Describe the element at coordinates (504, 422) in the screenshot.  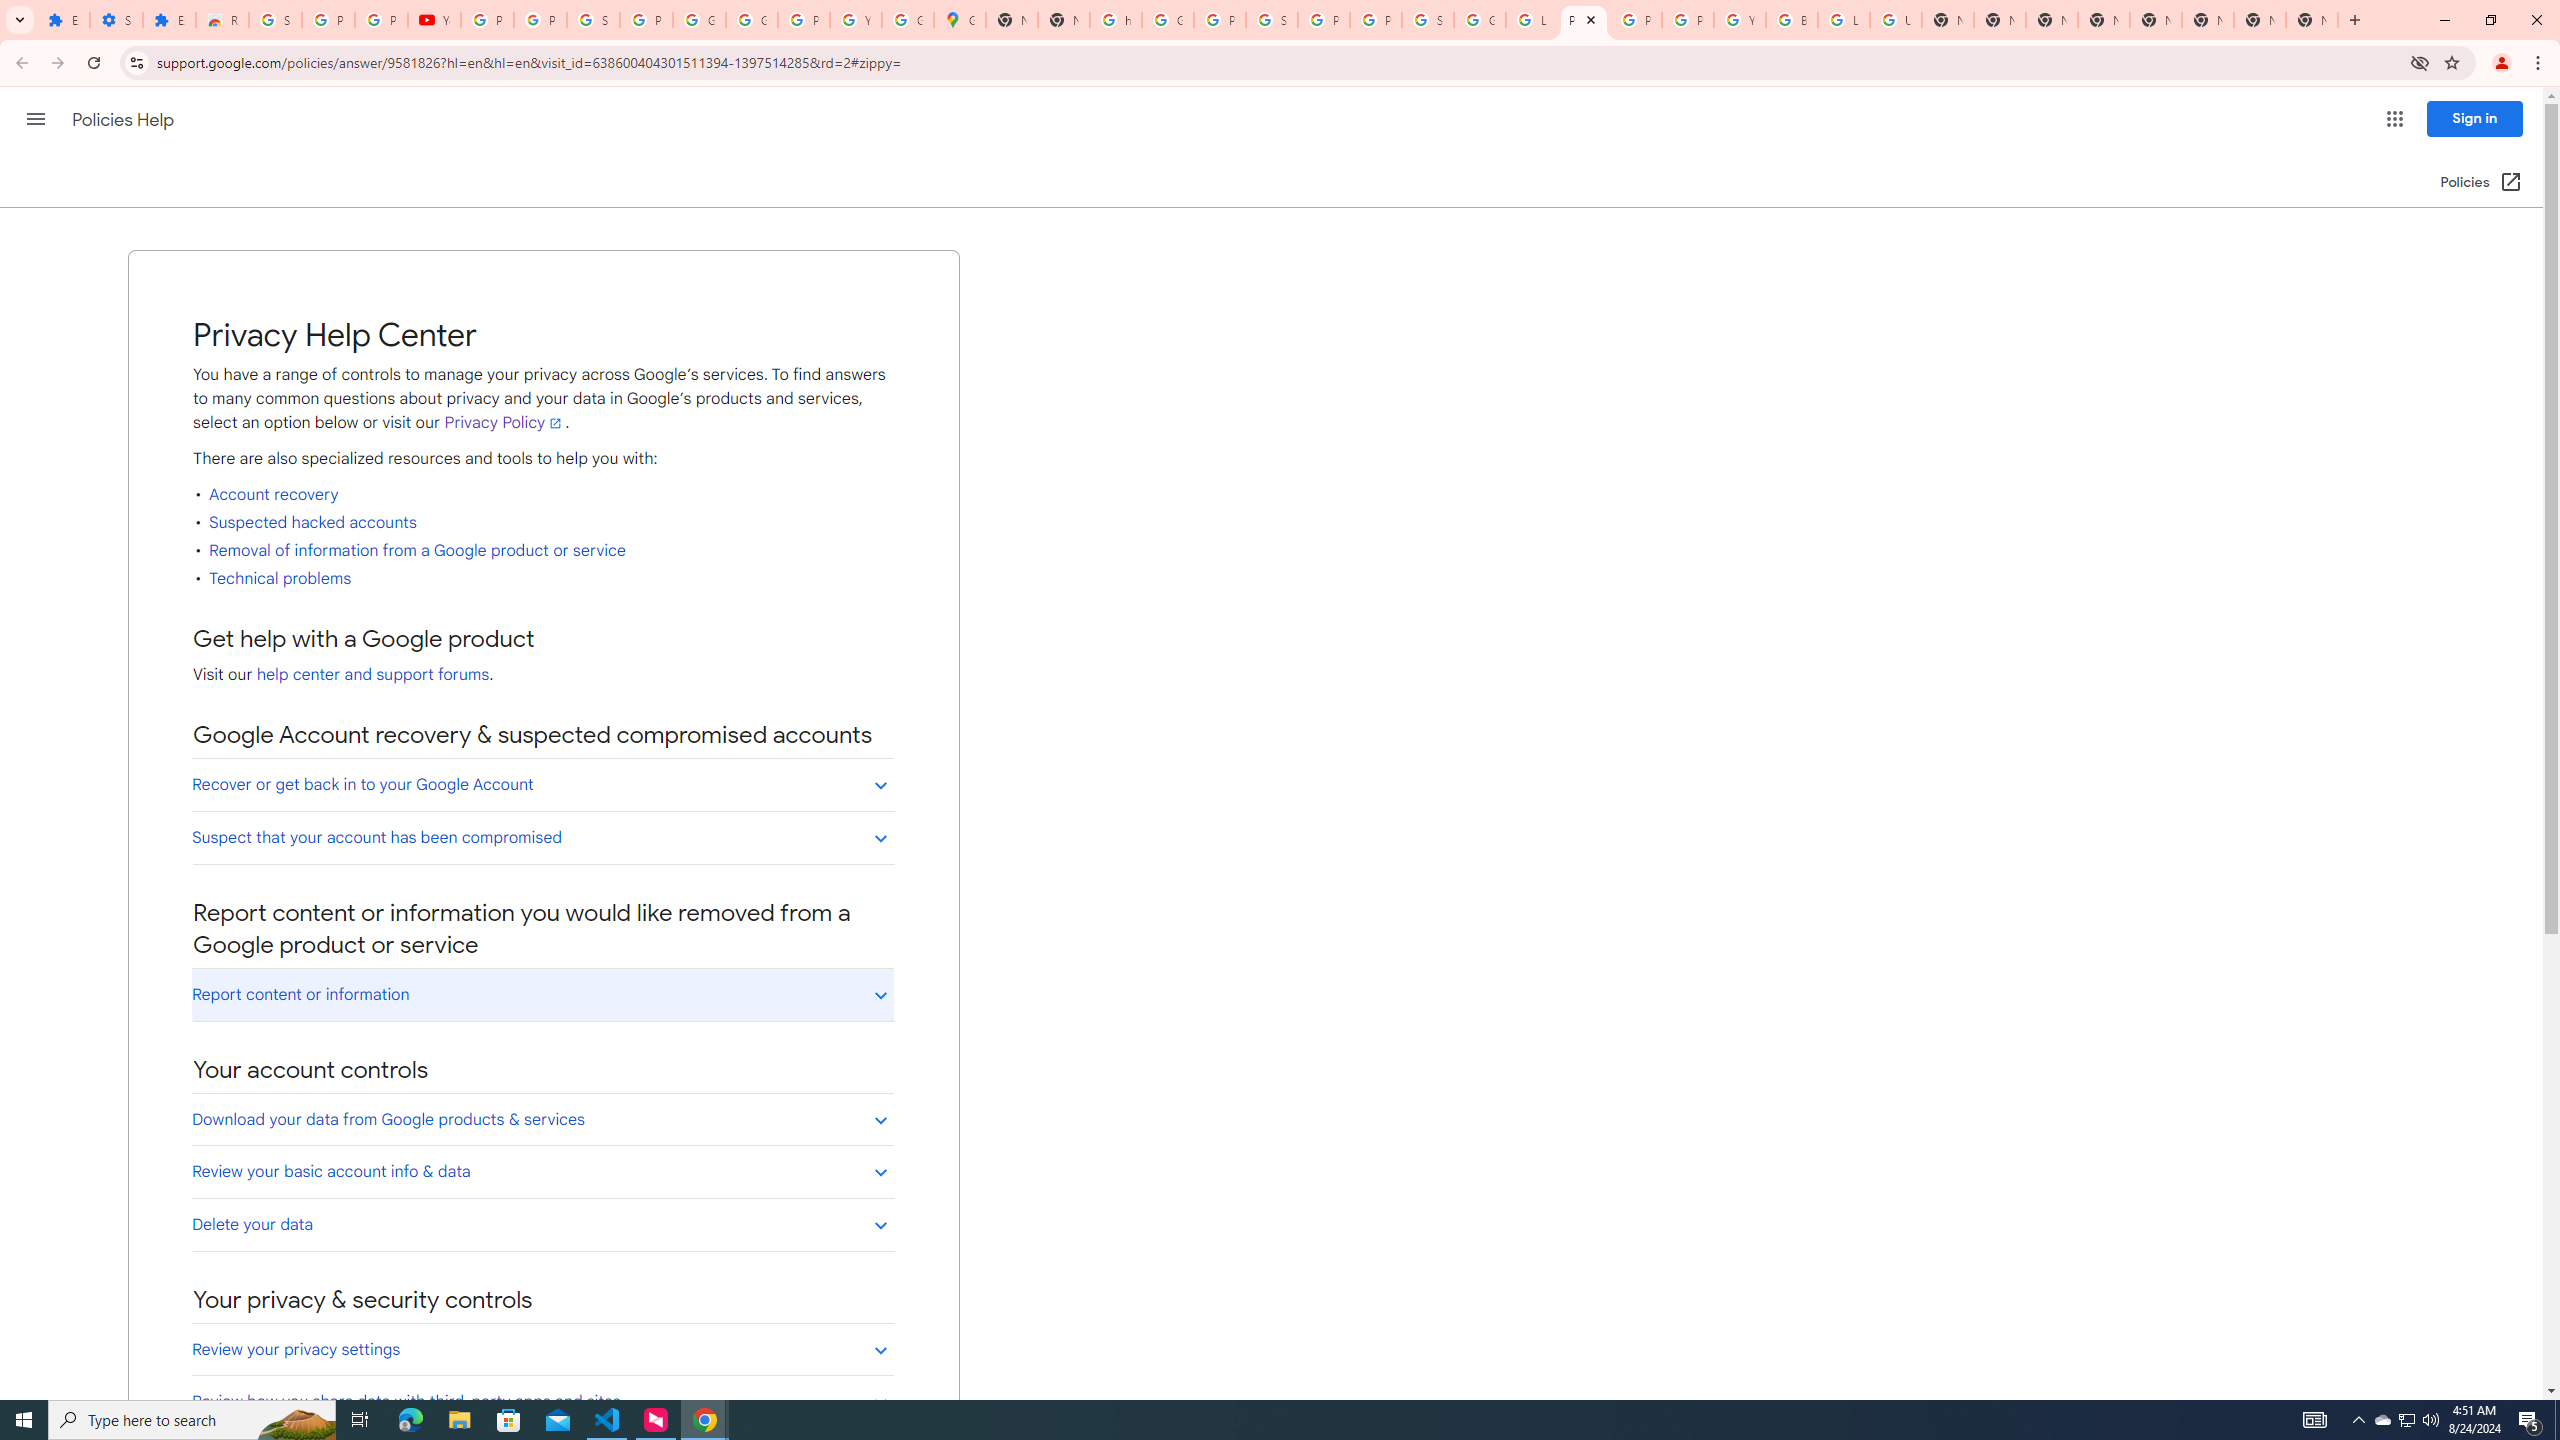
I see `'Privacy Policy'` at that location.